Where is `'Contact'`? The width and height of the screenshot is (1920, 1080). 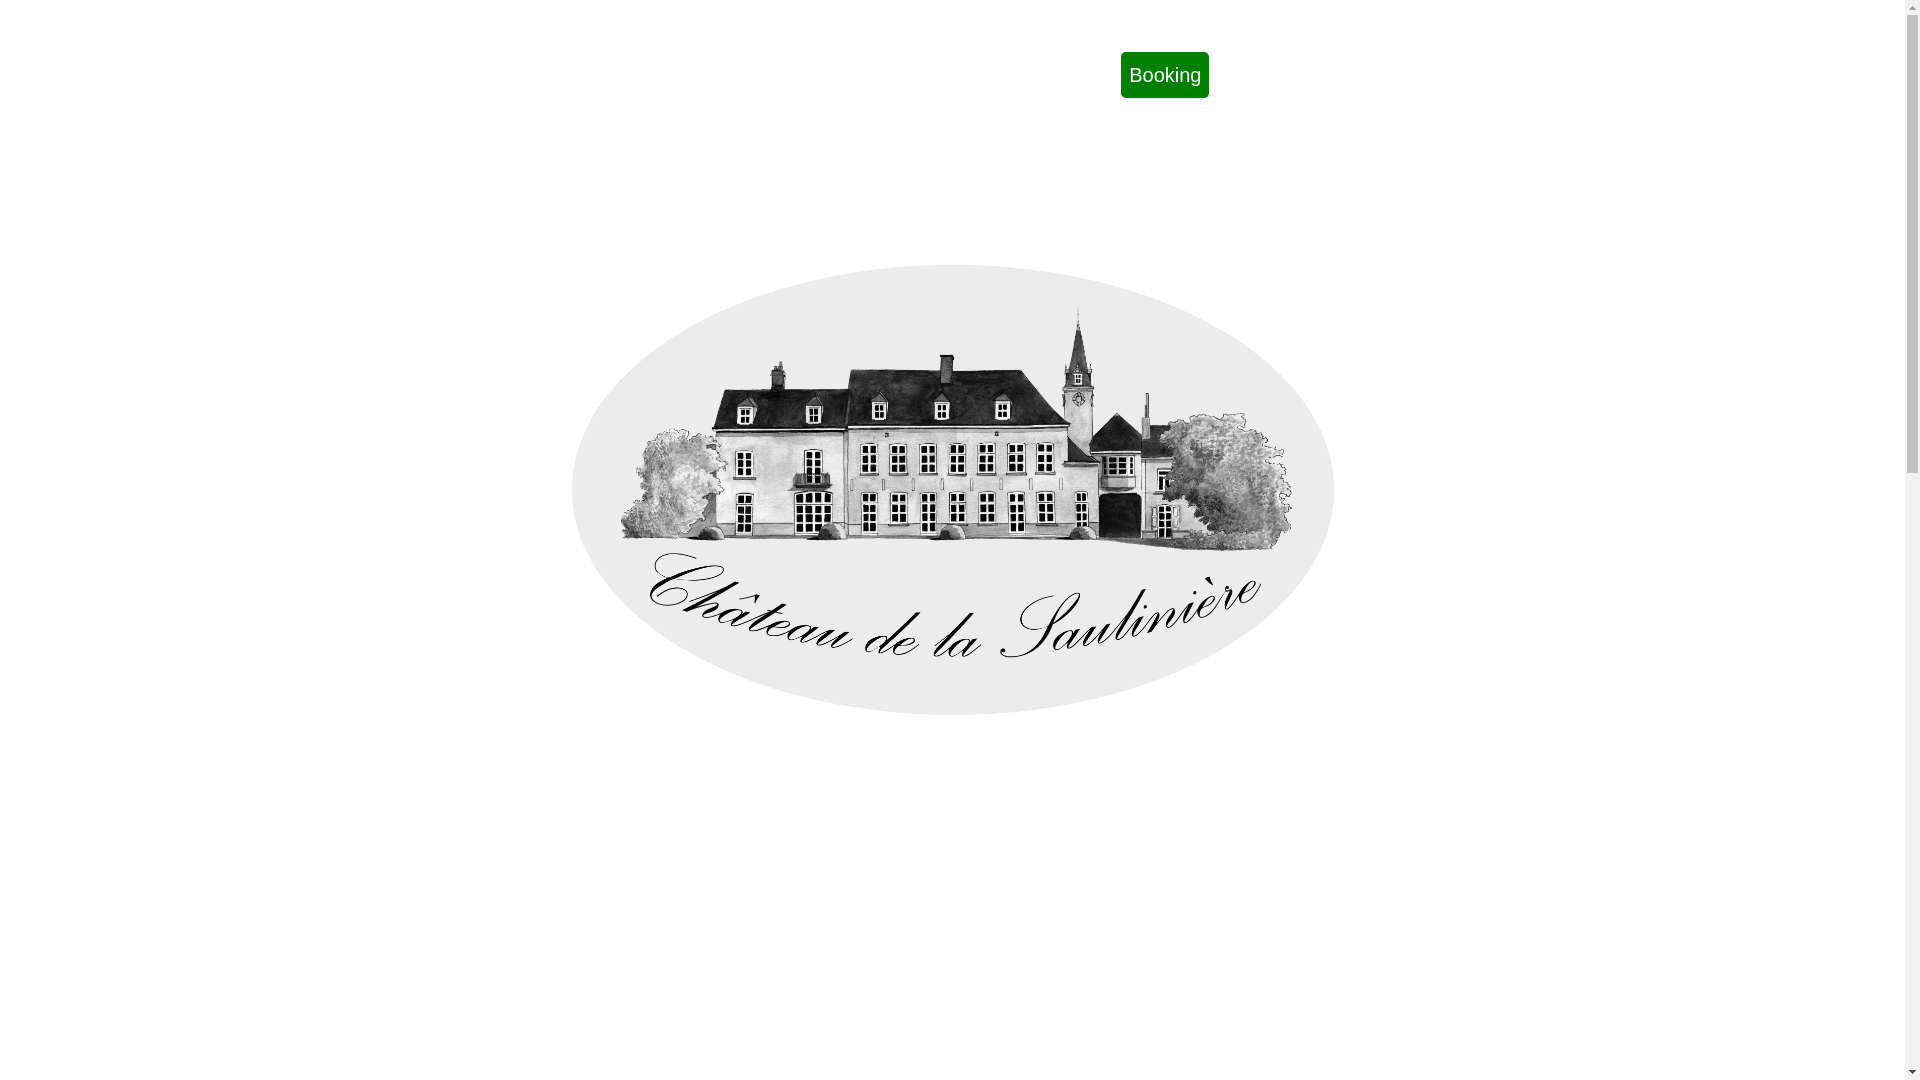
'Contact' is located at coordinates (996, 73).